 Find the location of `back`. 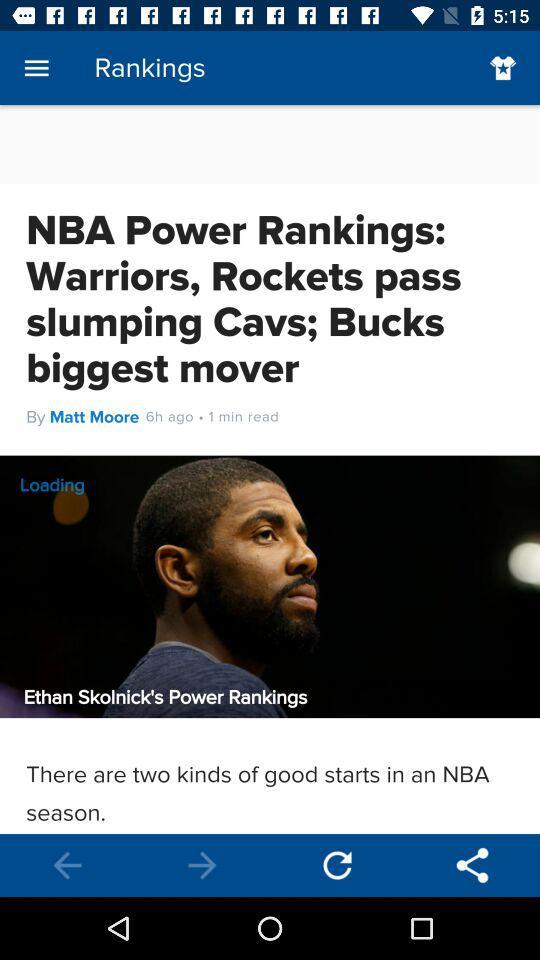

back is located at coordinates (202, 864).